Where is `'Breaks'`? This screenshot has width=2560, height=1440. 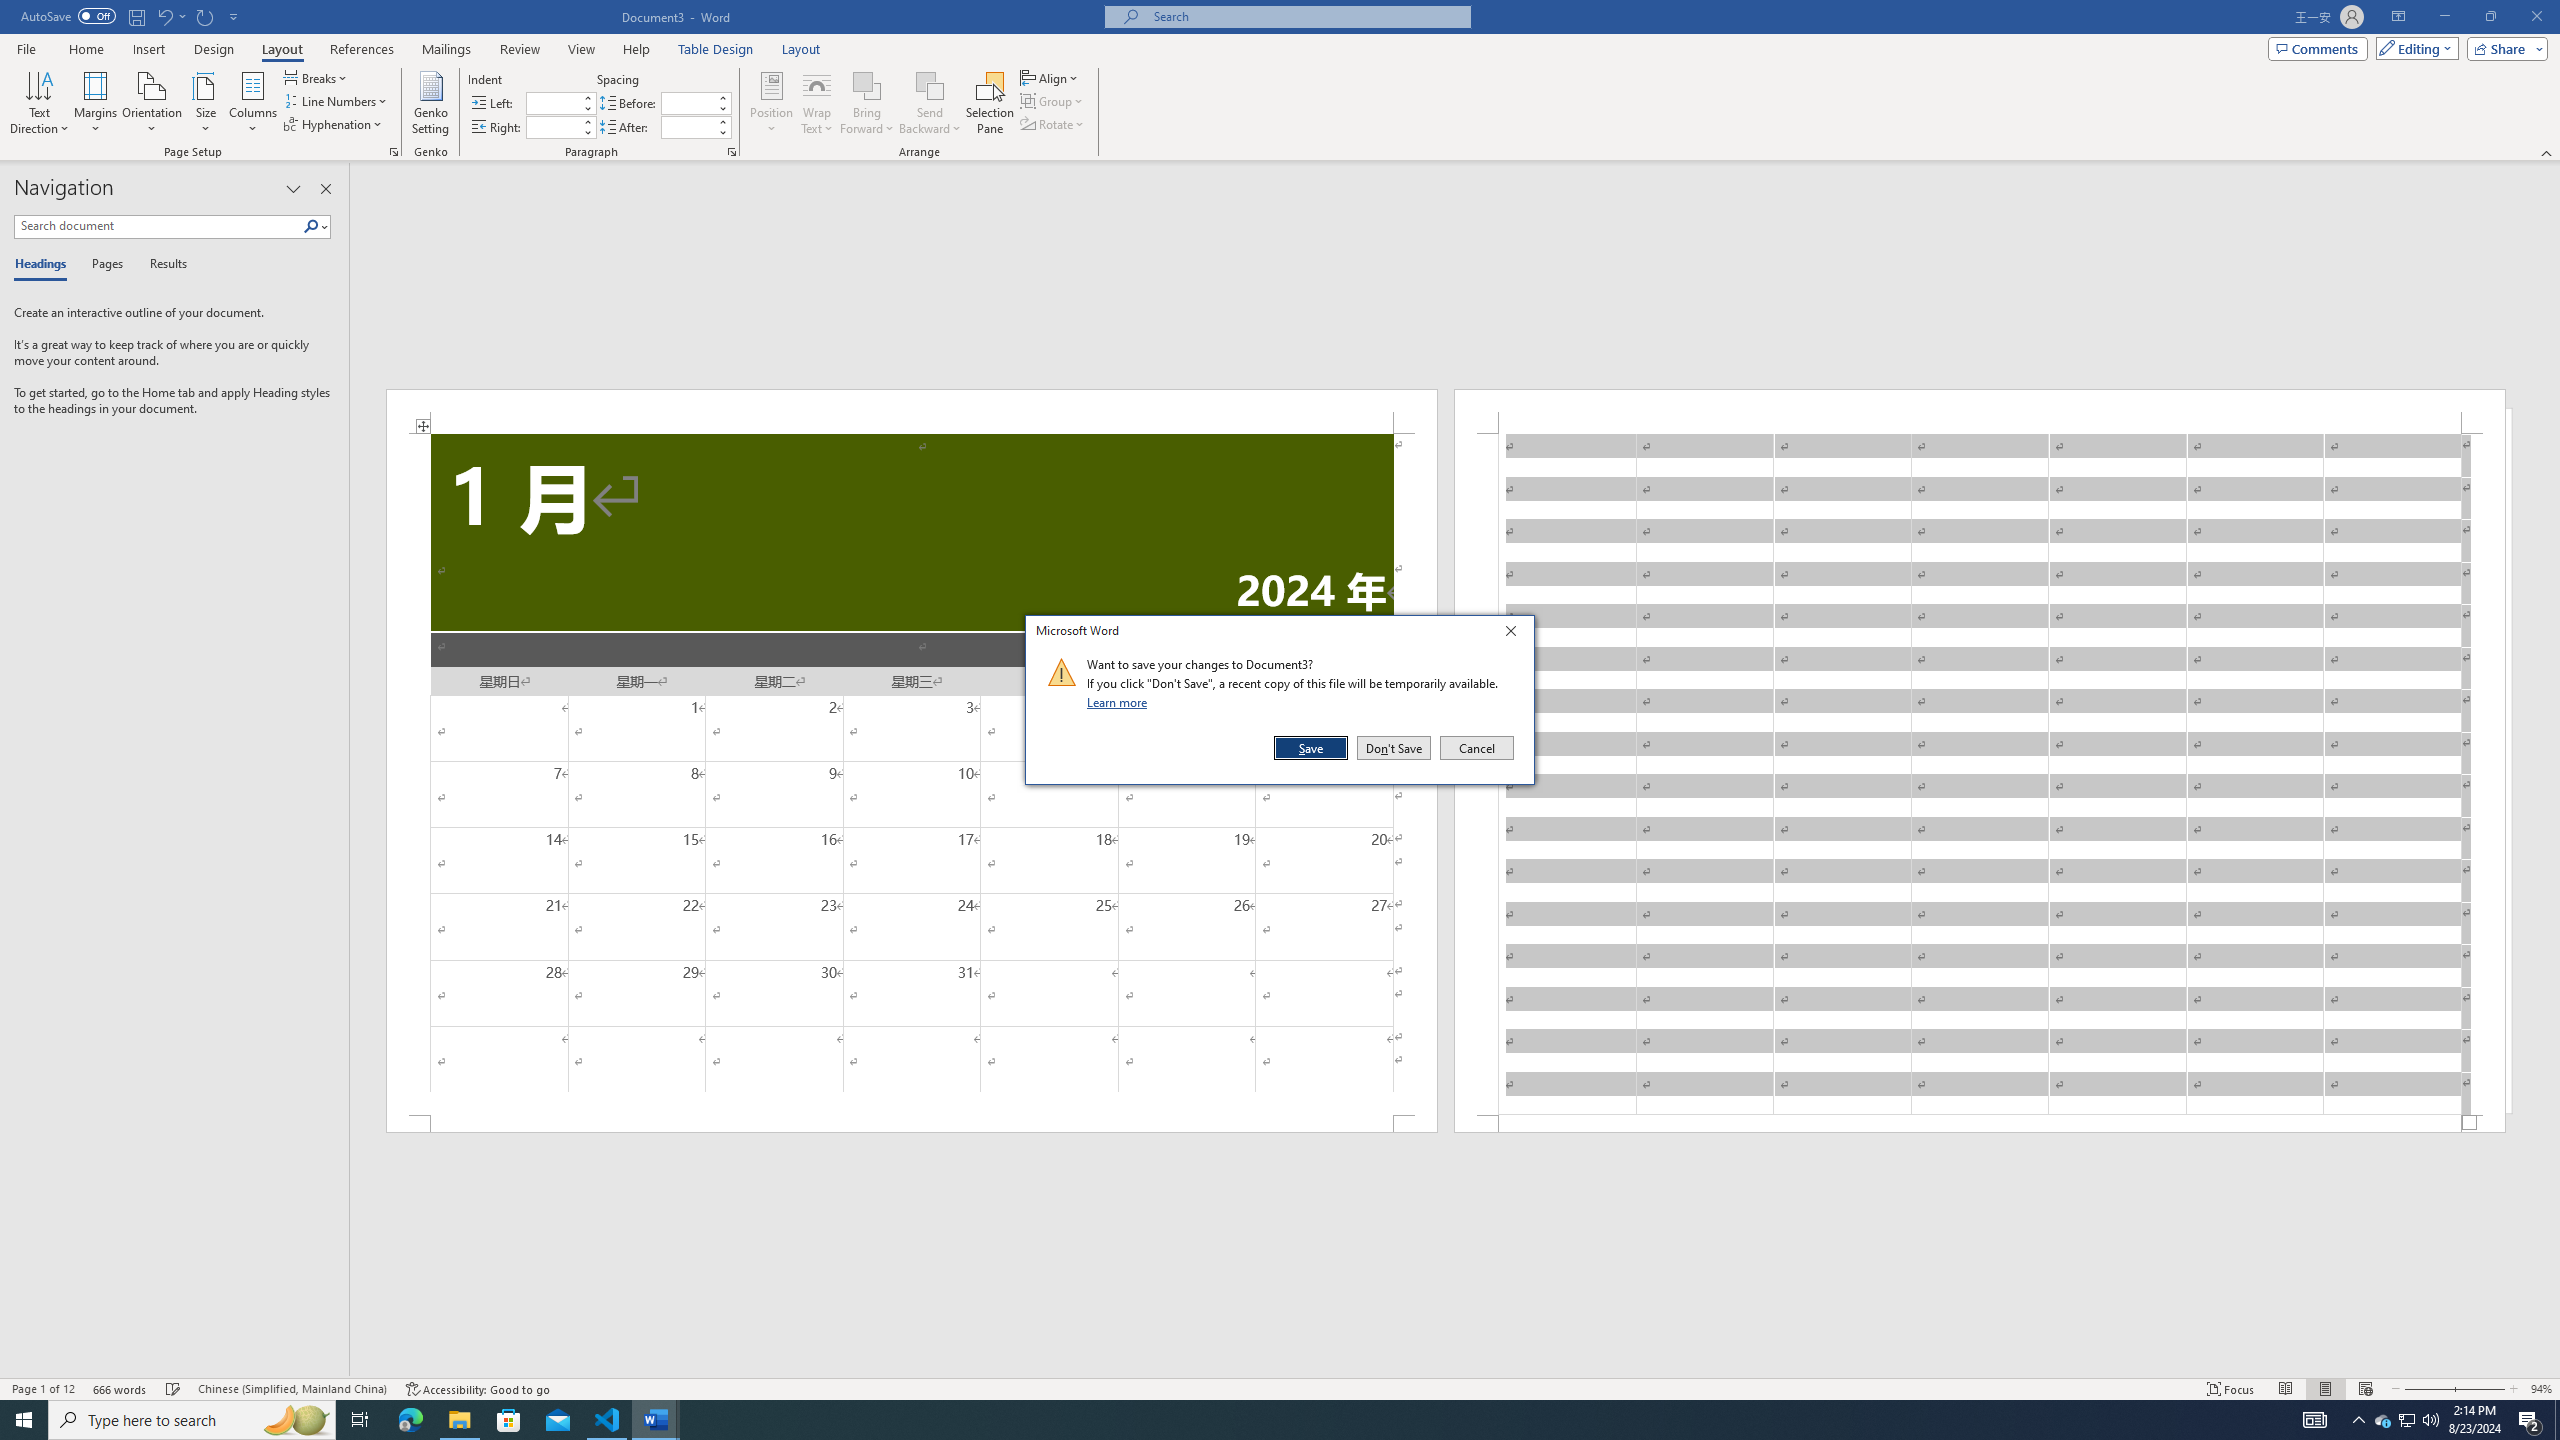
'Breaks' is located at coordinates (315, 77).